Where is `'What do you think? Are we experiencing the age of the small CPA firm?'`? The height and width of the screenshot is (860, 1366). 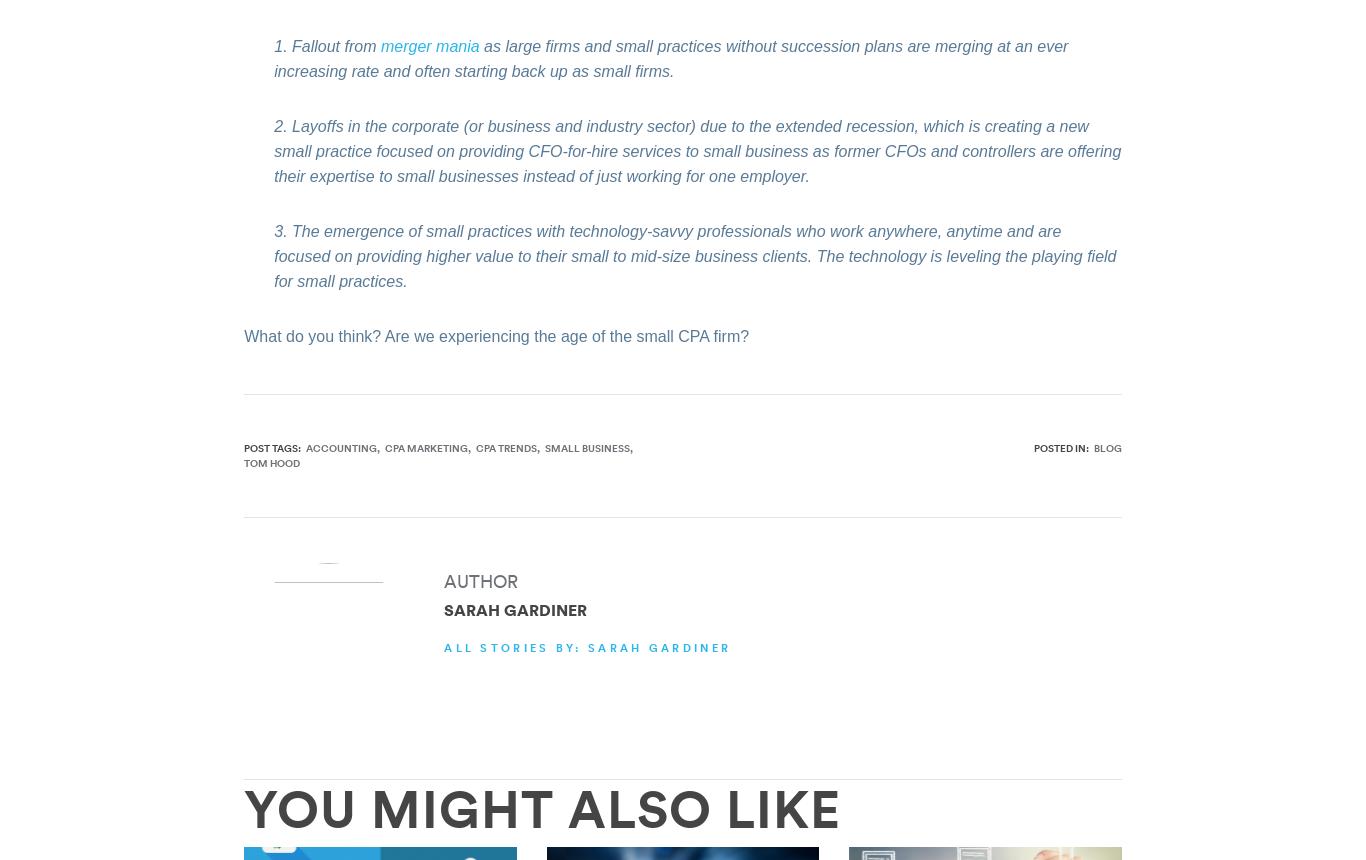 'What do you think? Are we experiencing the age of the small CPA firm?' is located at coordinates (496, 335).